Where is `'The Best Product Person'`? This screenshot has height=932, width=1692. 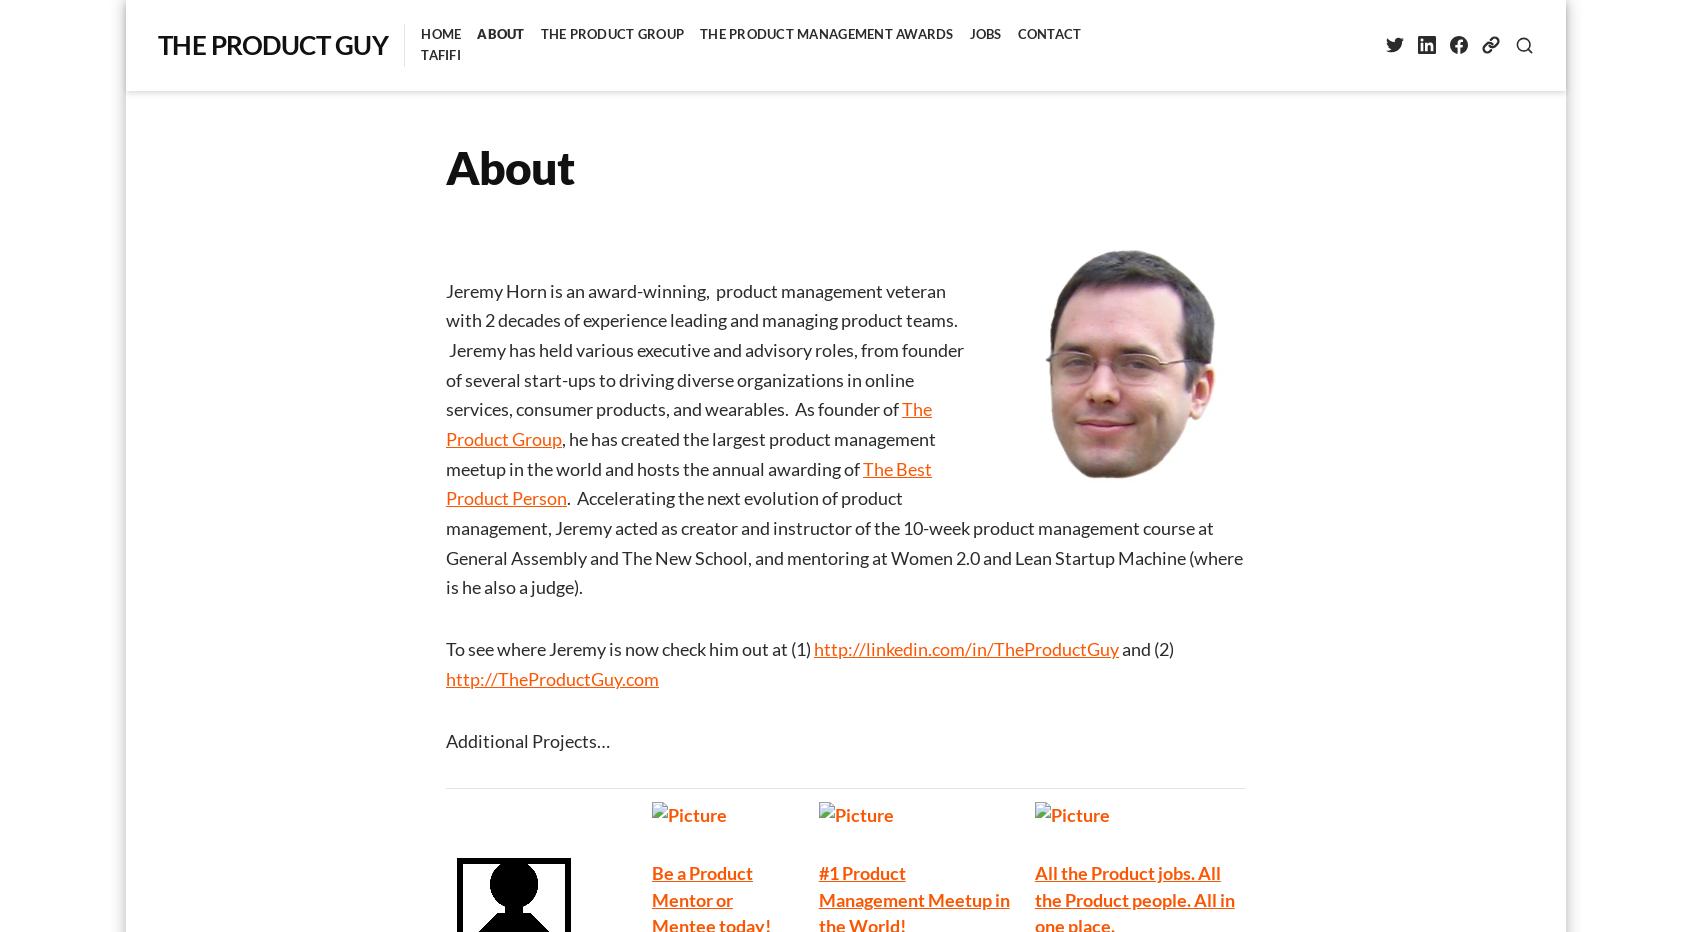
'The Best Product Person' is located at coordinates (688, 481).